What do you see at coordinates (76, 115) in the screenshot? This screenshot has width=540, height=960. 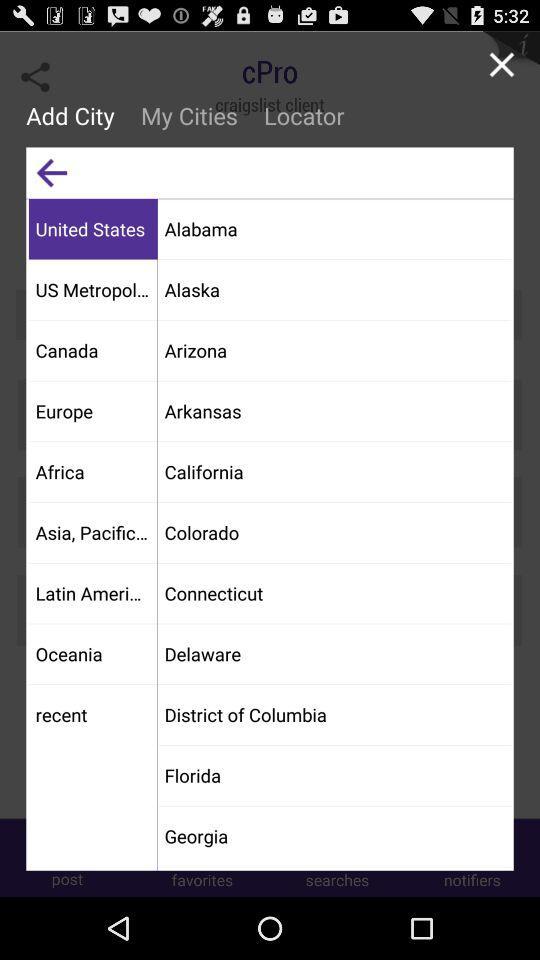 I see `the add city item` at bounding box center [76, 115].